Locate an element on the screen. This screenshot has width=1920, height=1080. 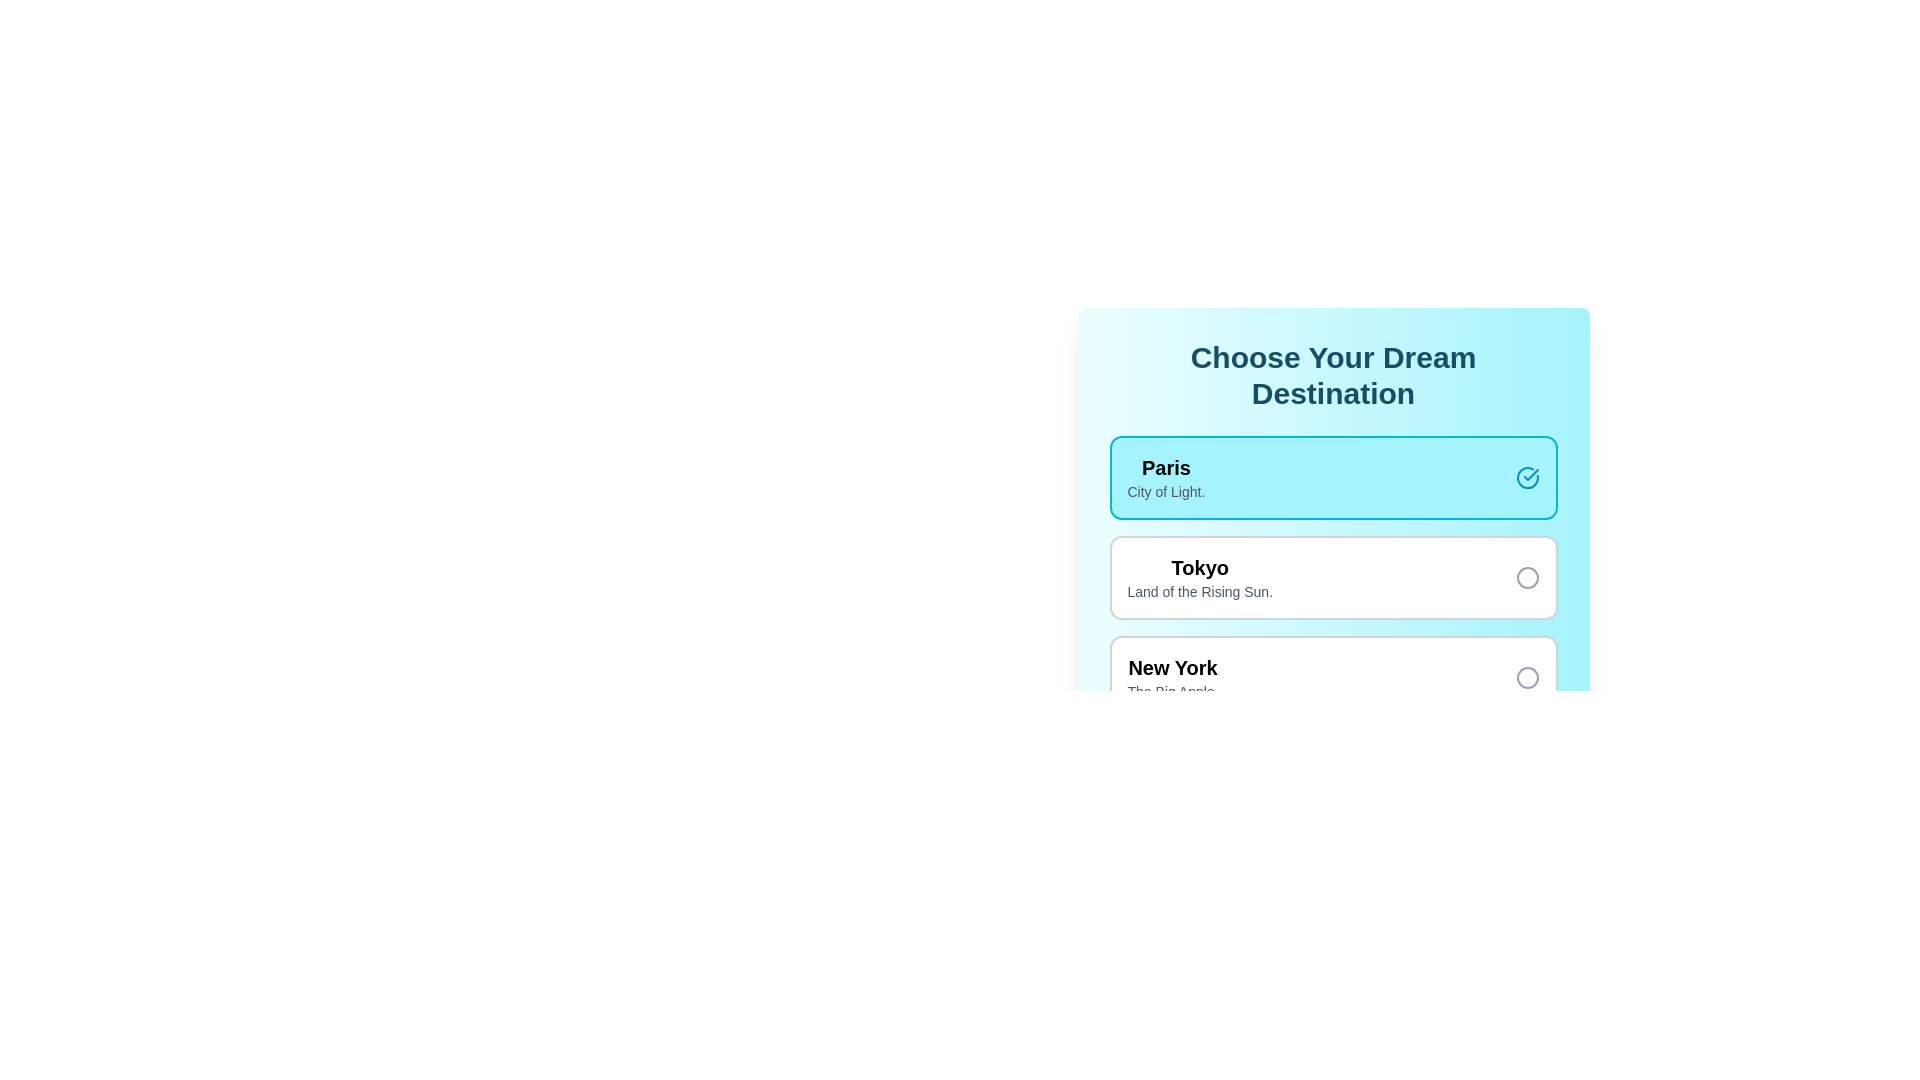
descriptive subtitle or tagline for the city name 'Paris' located at the bottom of the multi-option card list within a blue box is located at coordinates (1166, 492).